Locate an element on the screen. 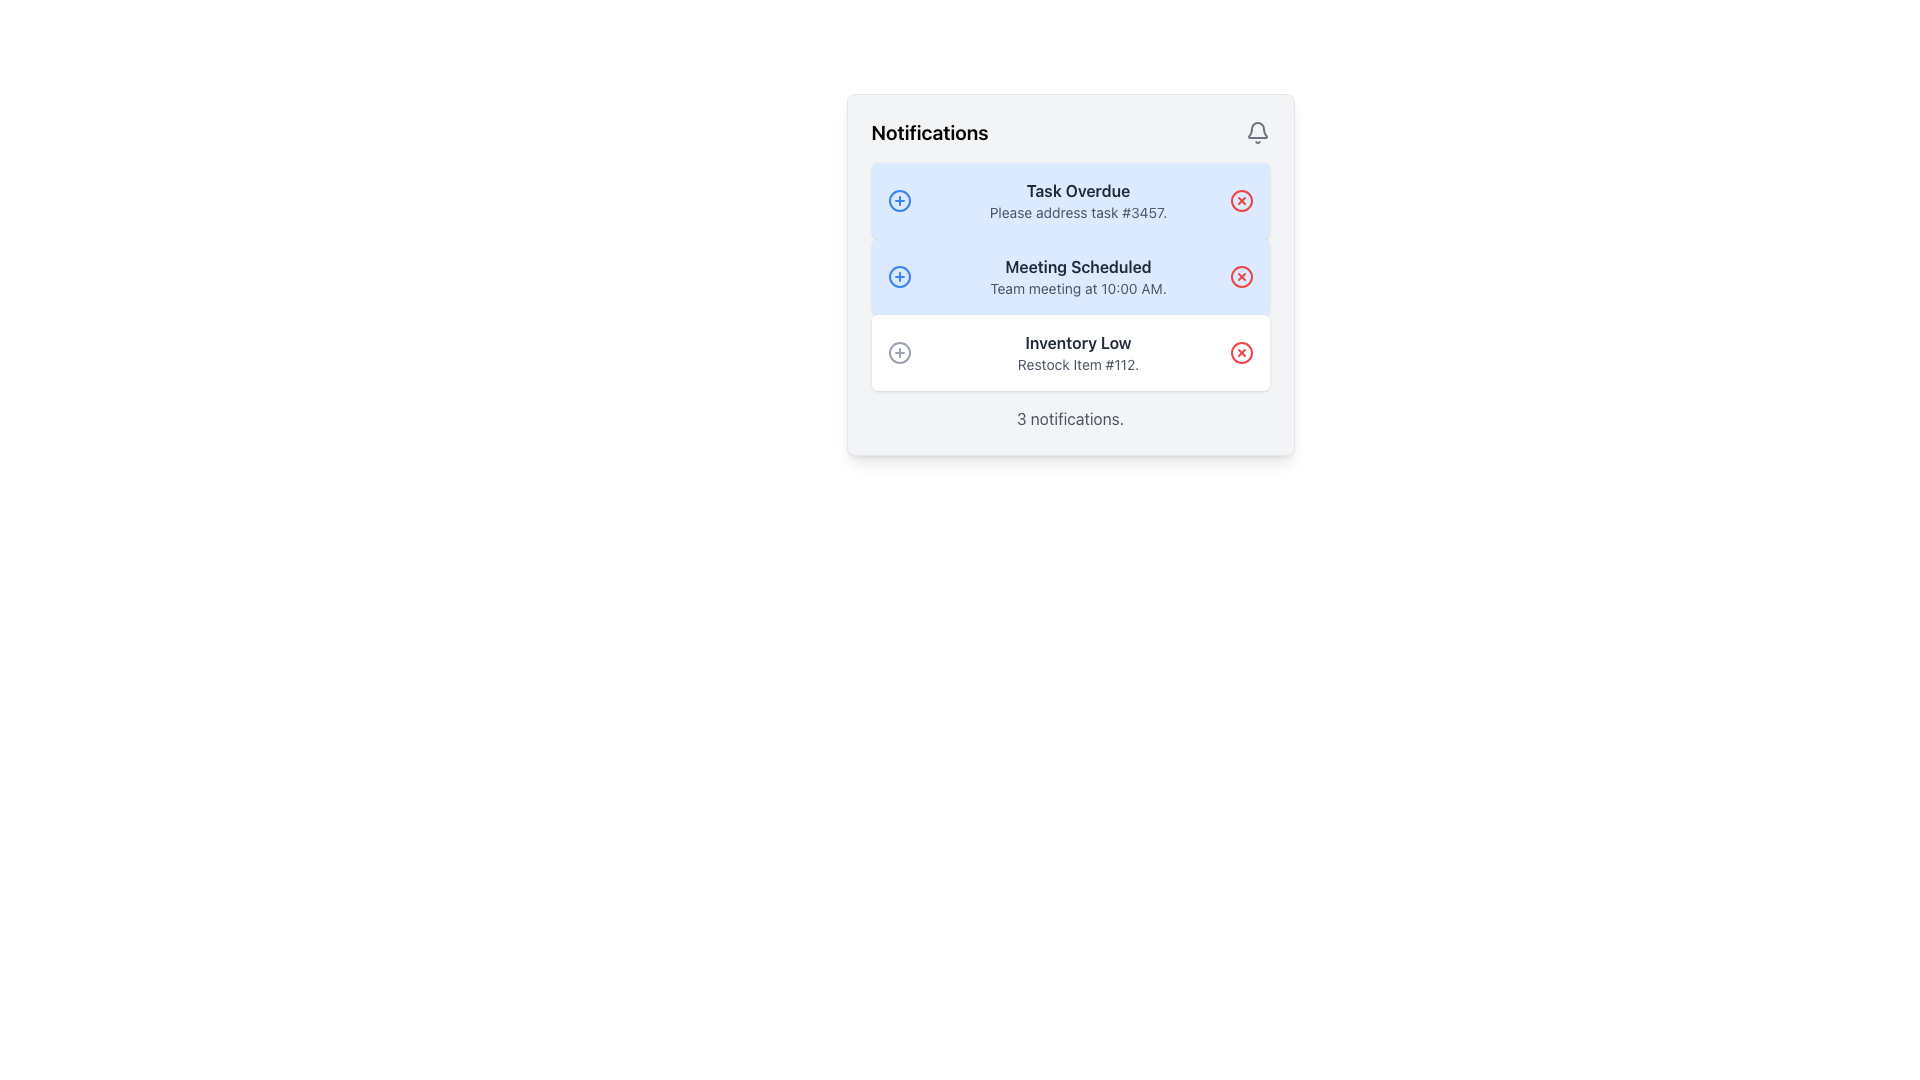 This screenshot has width=1920, height=1080. the Circular action indicator in the 'Meeting Scheduled' notification is located at coordinates (898, 277).